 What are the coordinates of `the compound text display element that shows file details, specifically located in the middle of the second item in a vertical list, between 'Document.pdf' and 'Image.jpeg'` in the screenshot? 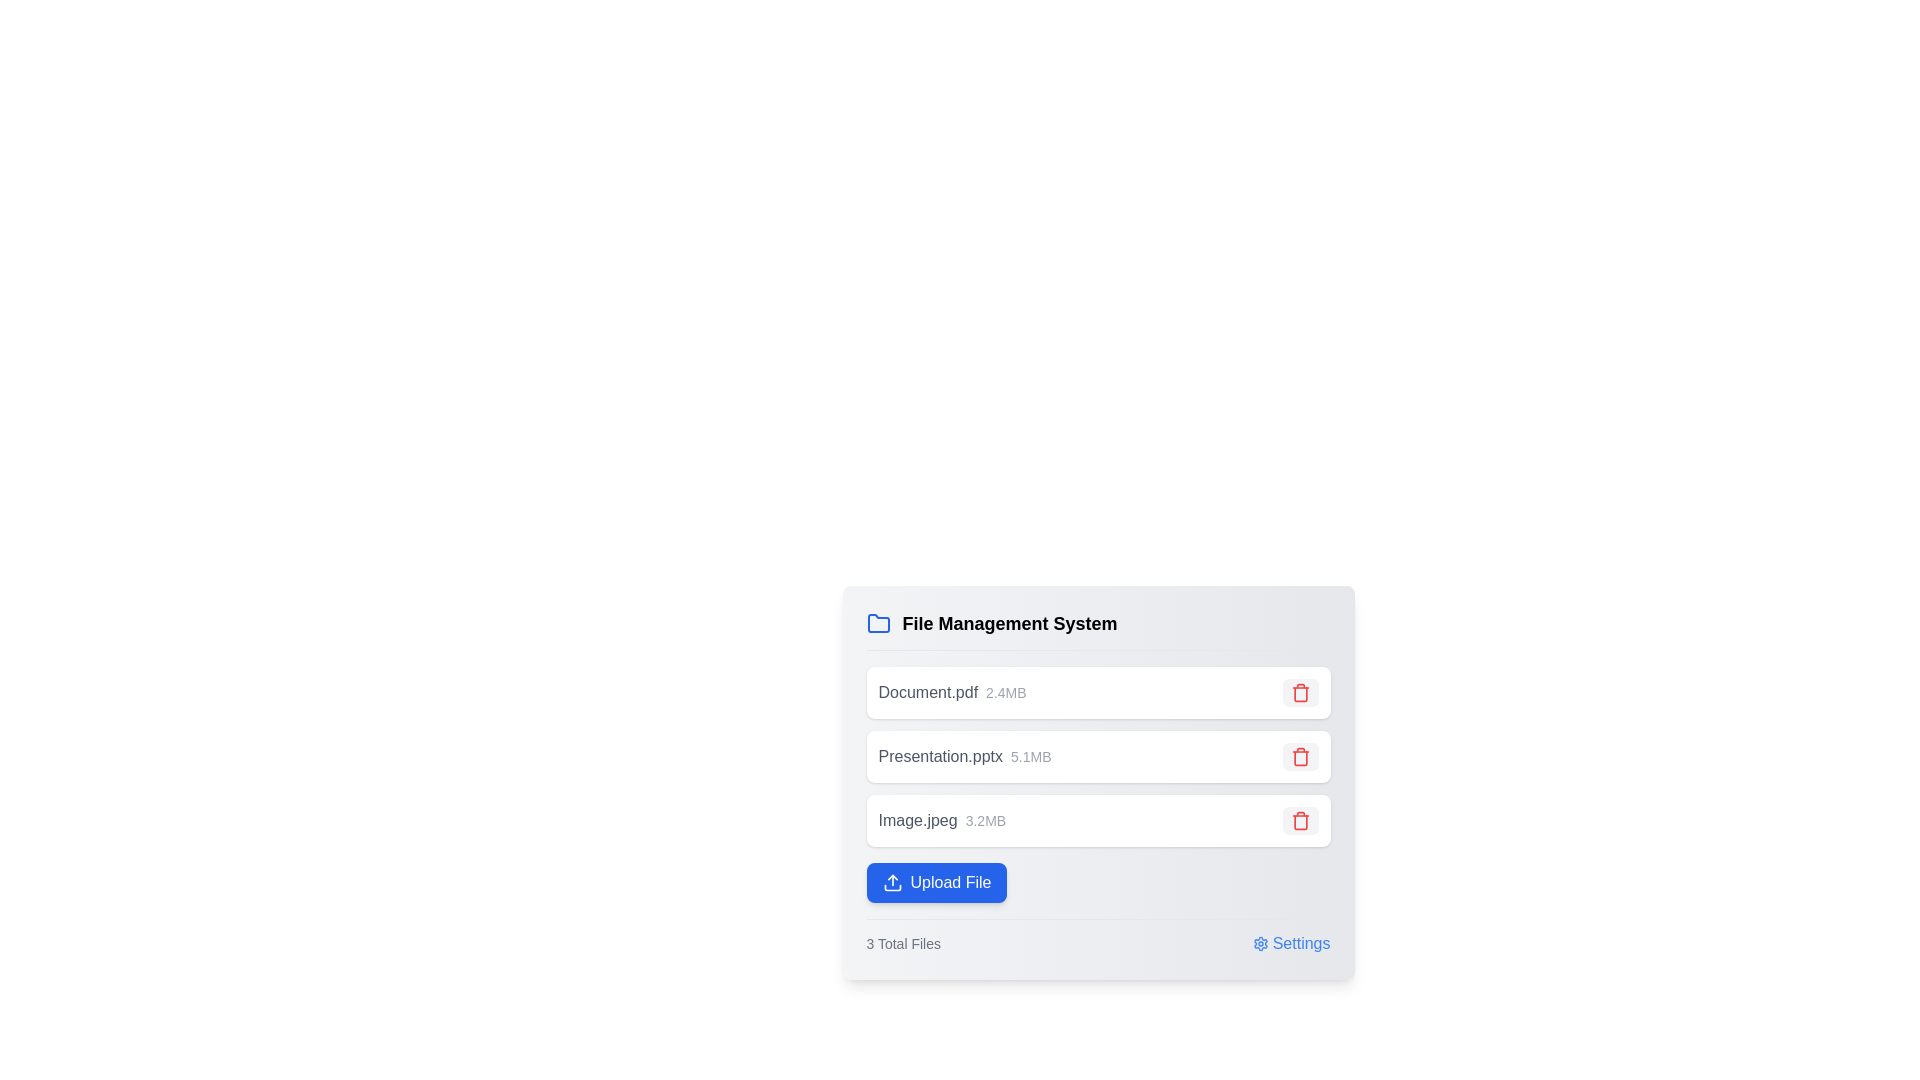 It's located at (964, 756).